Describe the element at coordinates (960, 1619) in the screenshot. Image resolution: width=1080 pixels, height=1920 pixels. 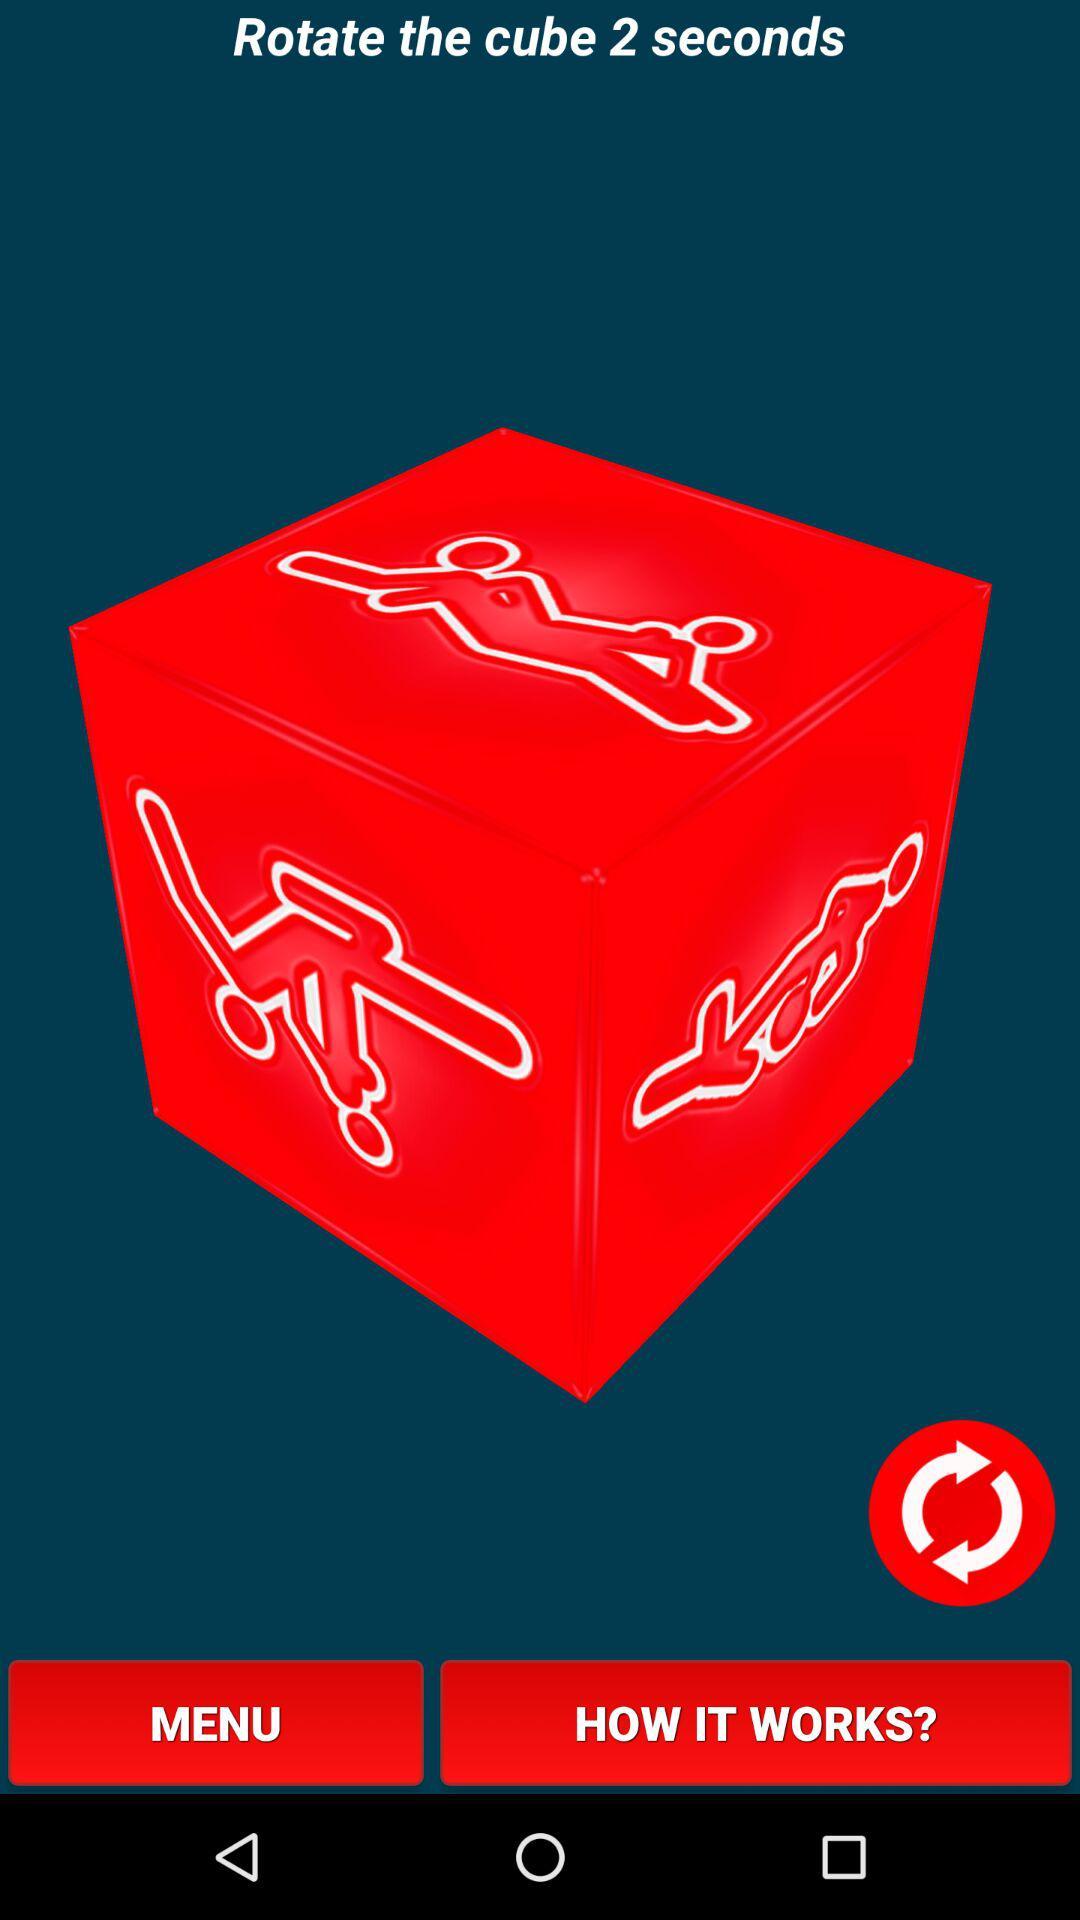
I see `the refresh icon` at that location.